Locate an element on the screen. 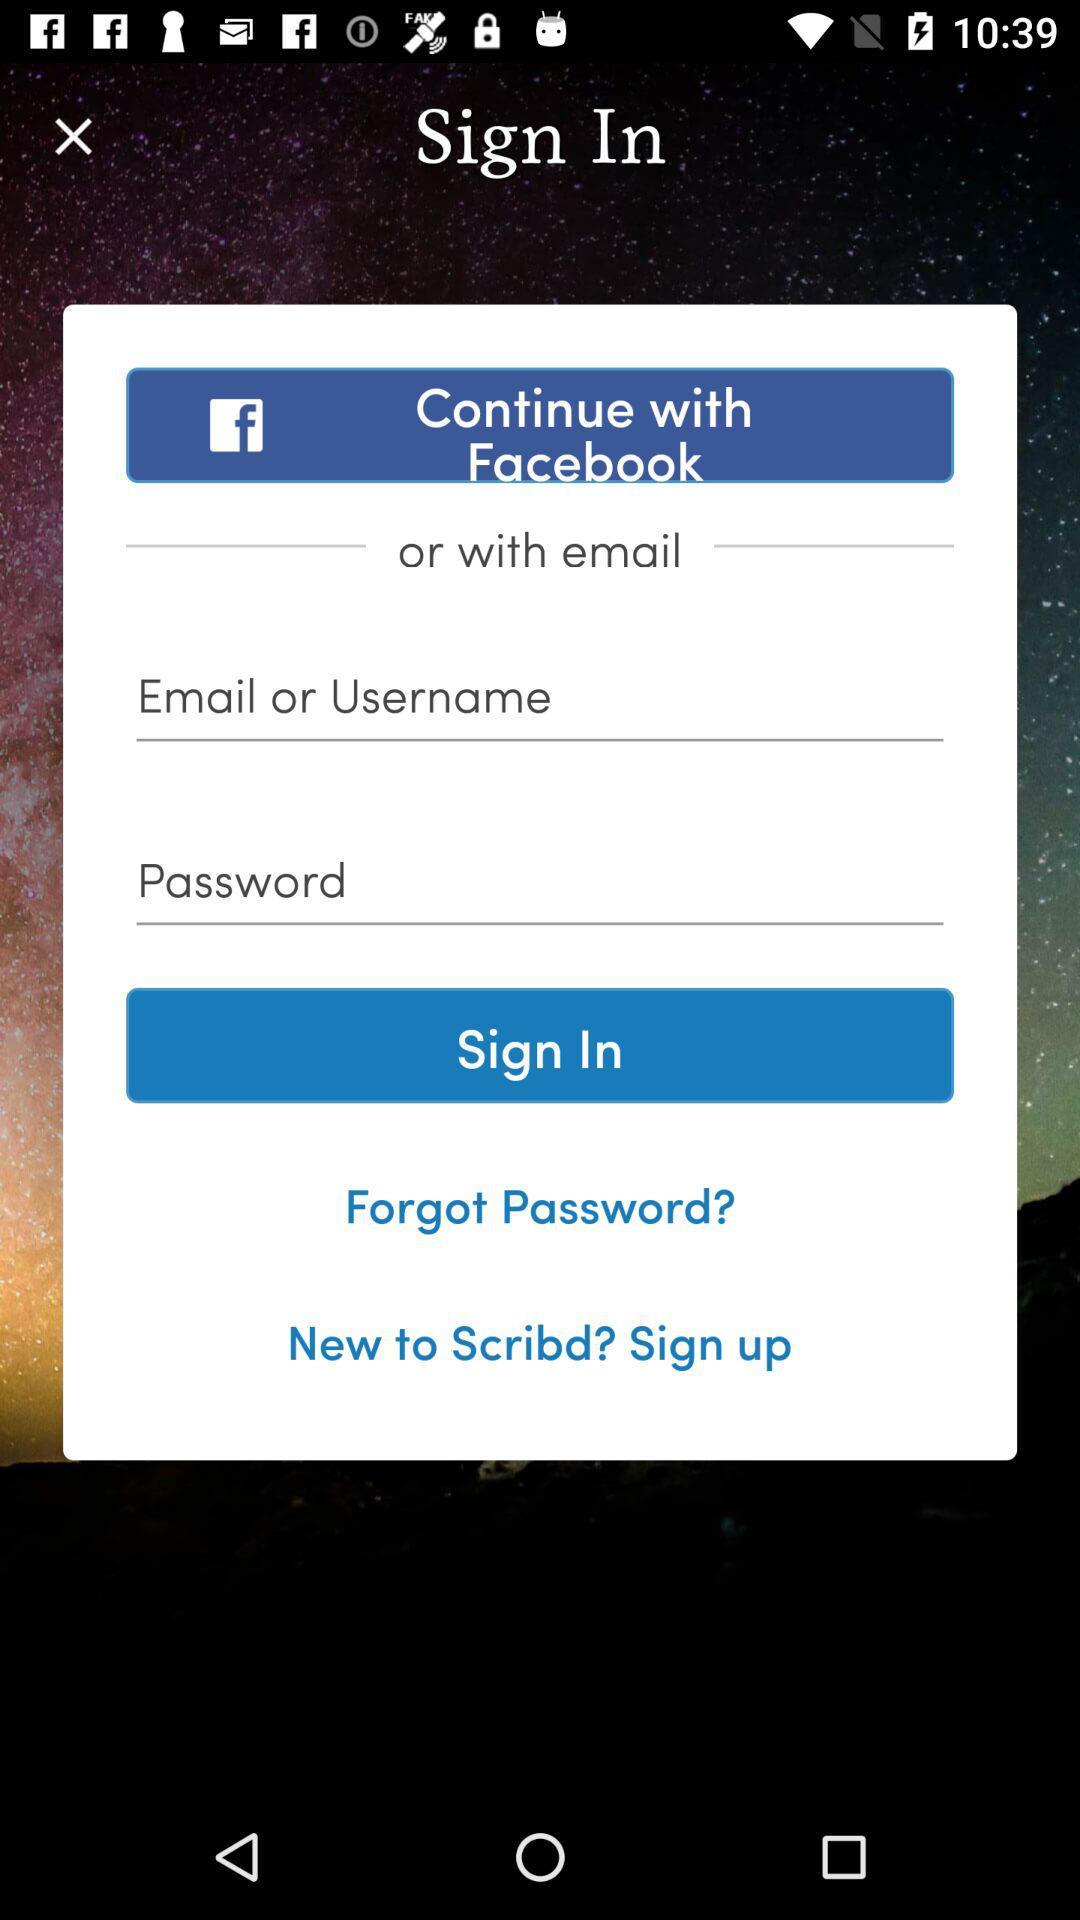 Image resolution: width=1080 pixels, height=1920 pixels. your username is located at coordinates (540, 701).